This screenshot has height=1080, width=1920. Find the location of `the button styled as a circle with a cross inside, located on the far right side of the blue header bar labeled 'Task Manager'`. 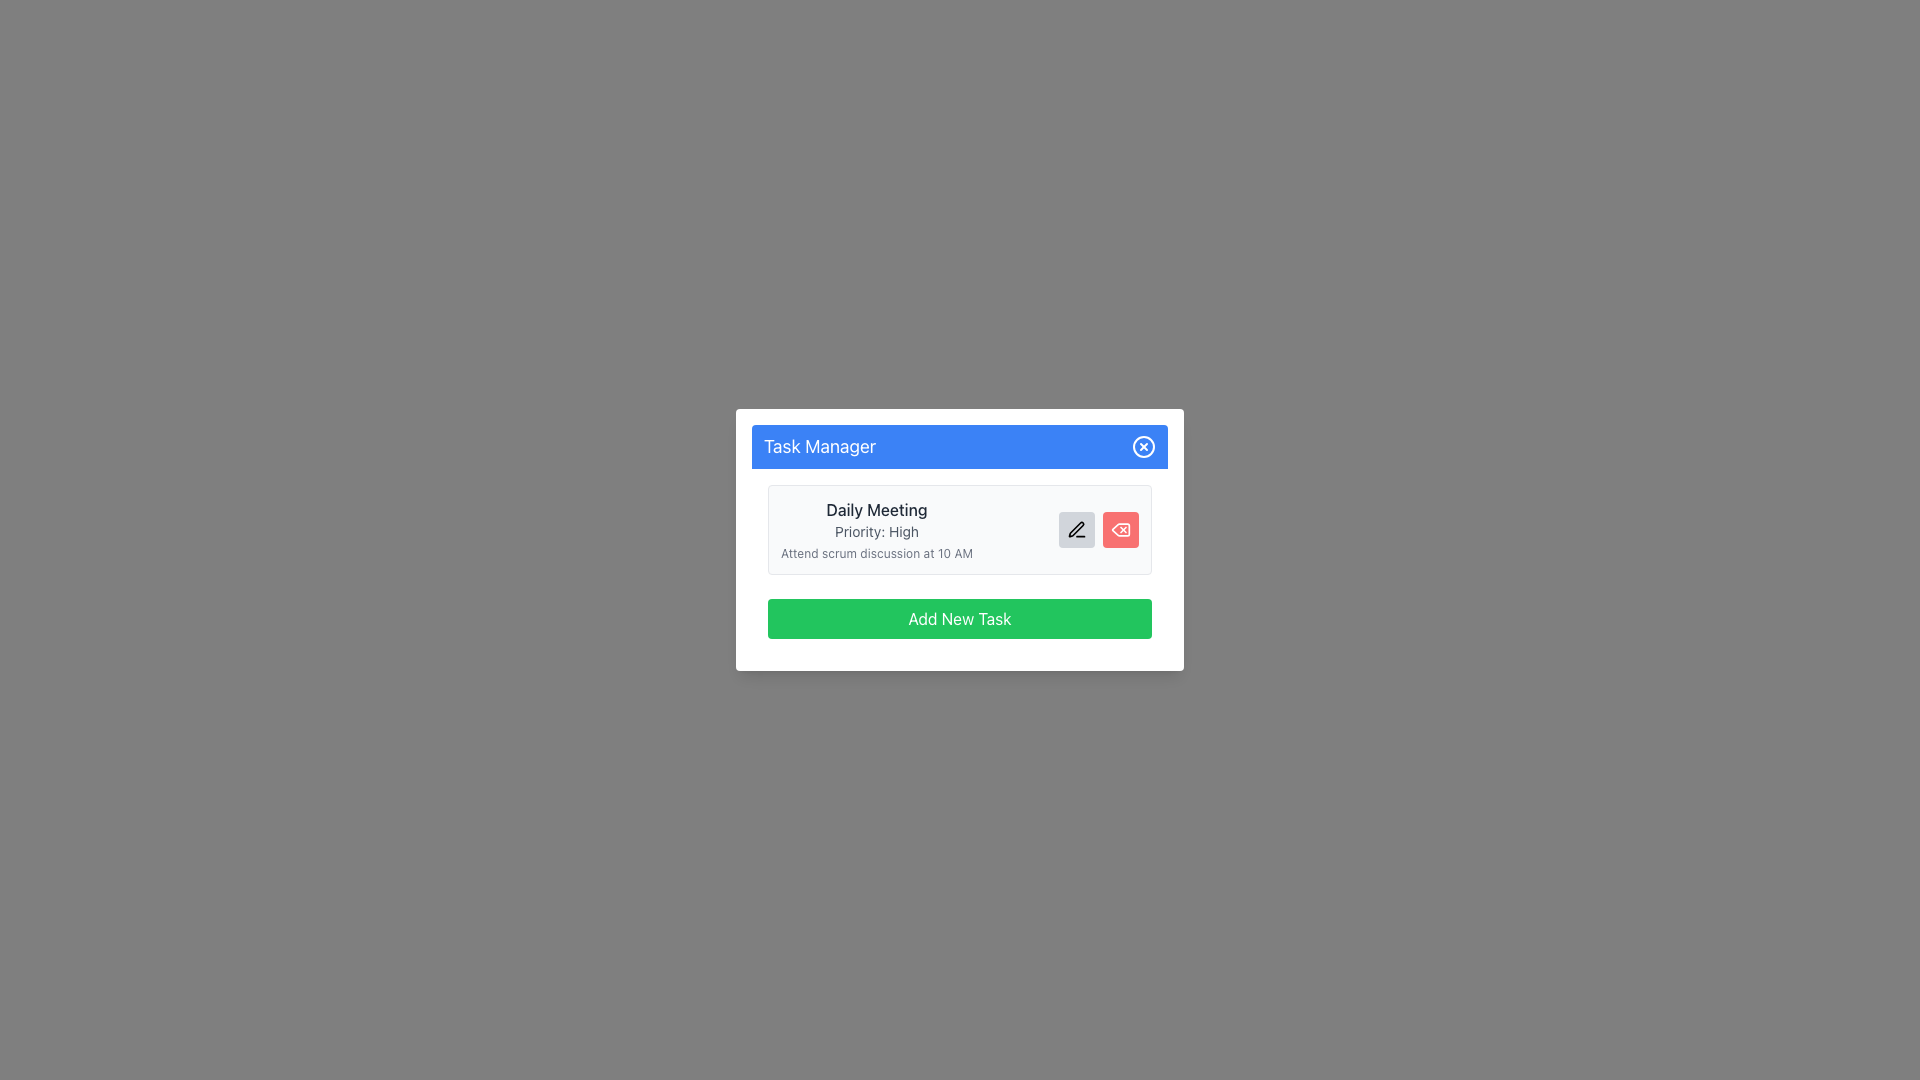

the button styled as a circle with a cross inside, located on the far right side of the blue header bar labeled 'Task Manager' is located at coordinates (1143, 446).